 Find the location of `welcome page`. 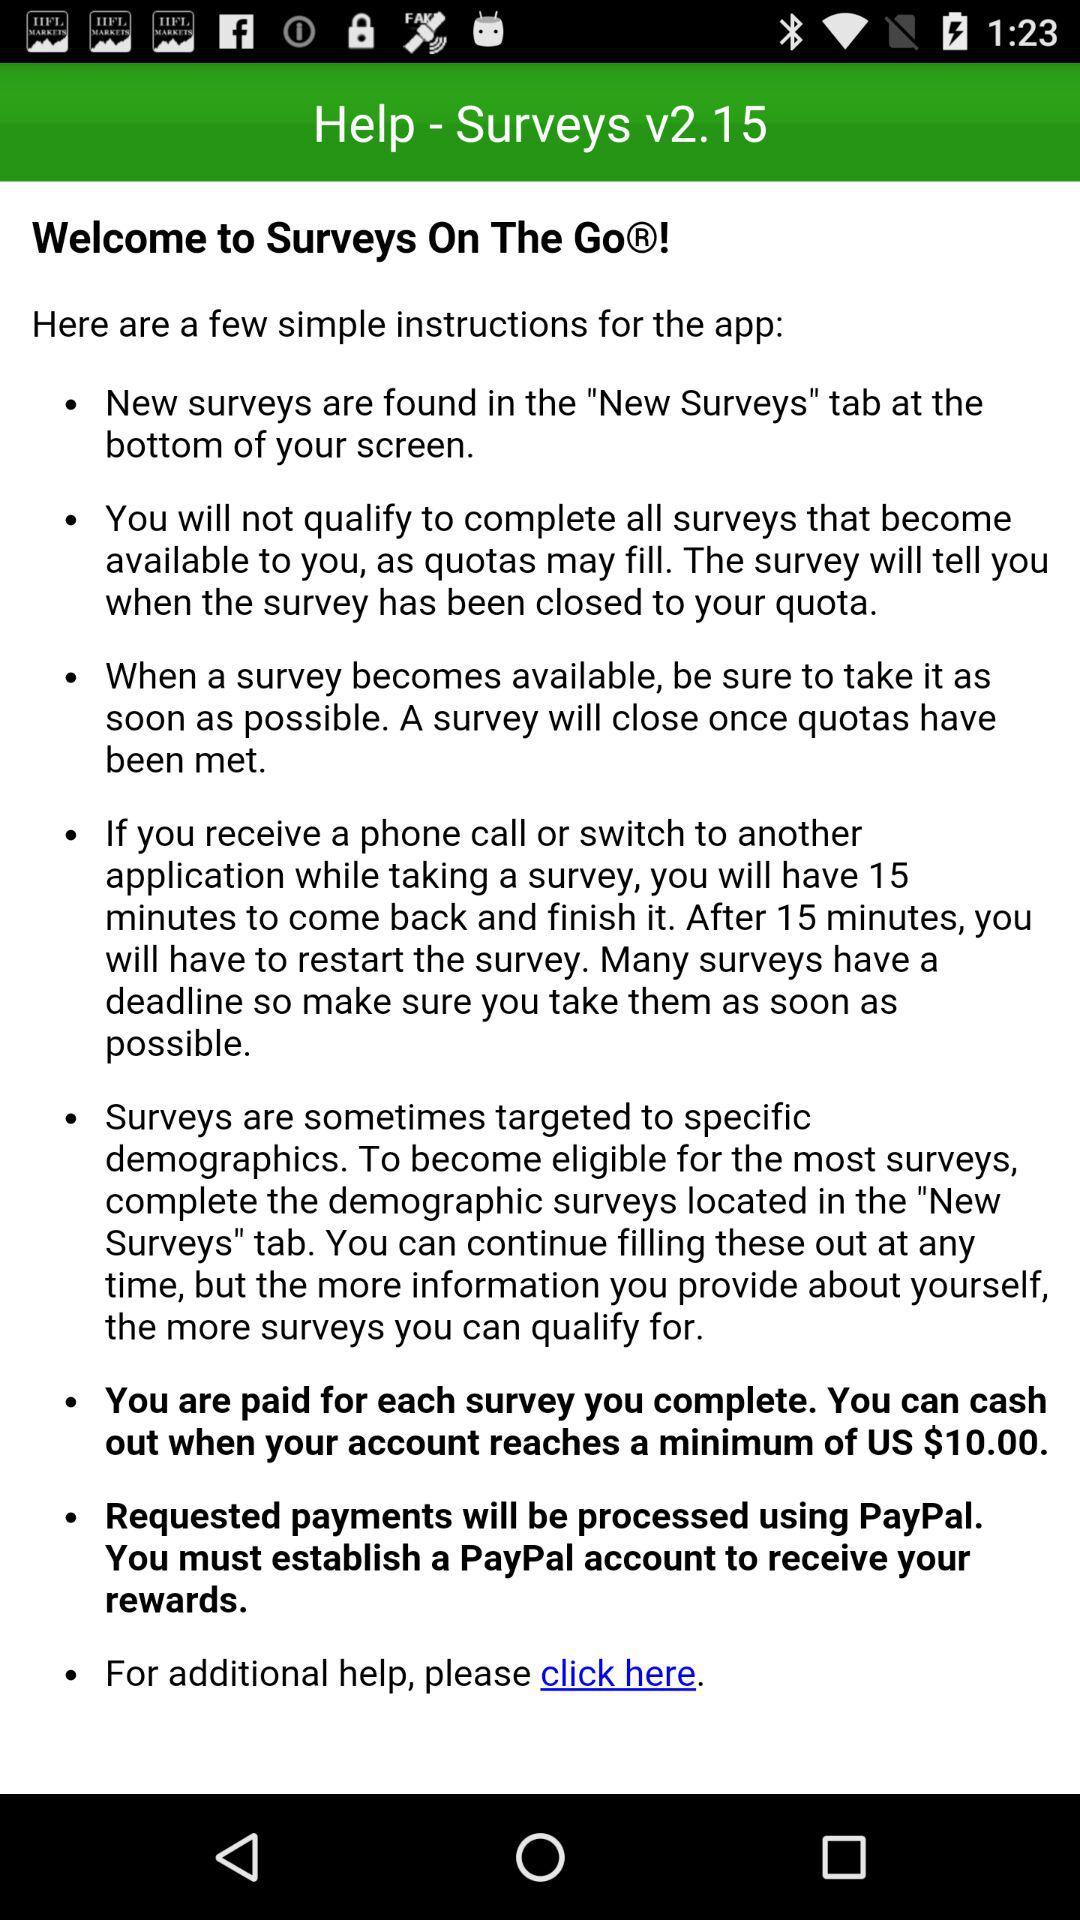

welcome page is located at coordinates (540, 987).